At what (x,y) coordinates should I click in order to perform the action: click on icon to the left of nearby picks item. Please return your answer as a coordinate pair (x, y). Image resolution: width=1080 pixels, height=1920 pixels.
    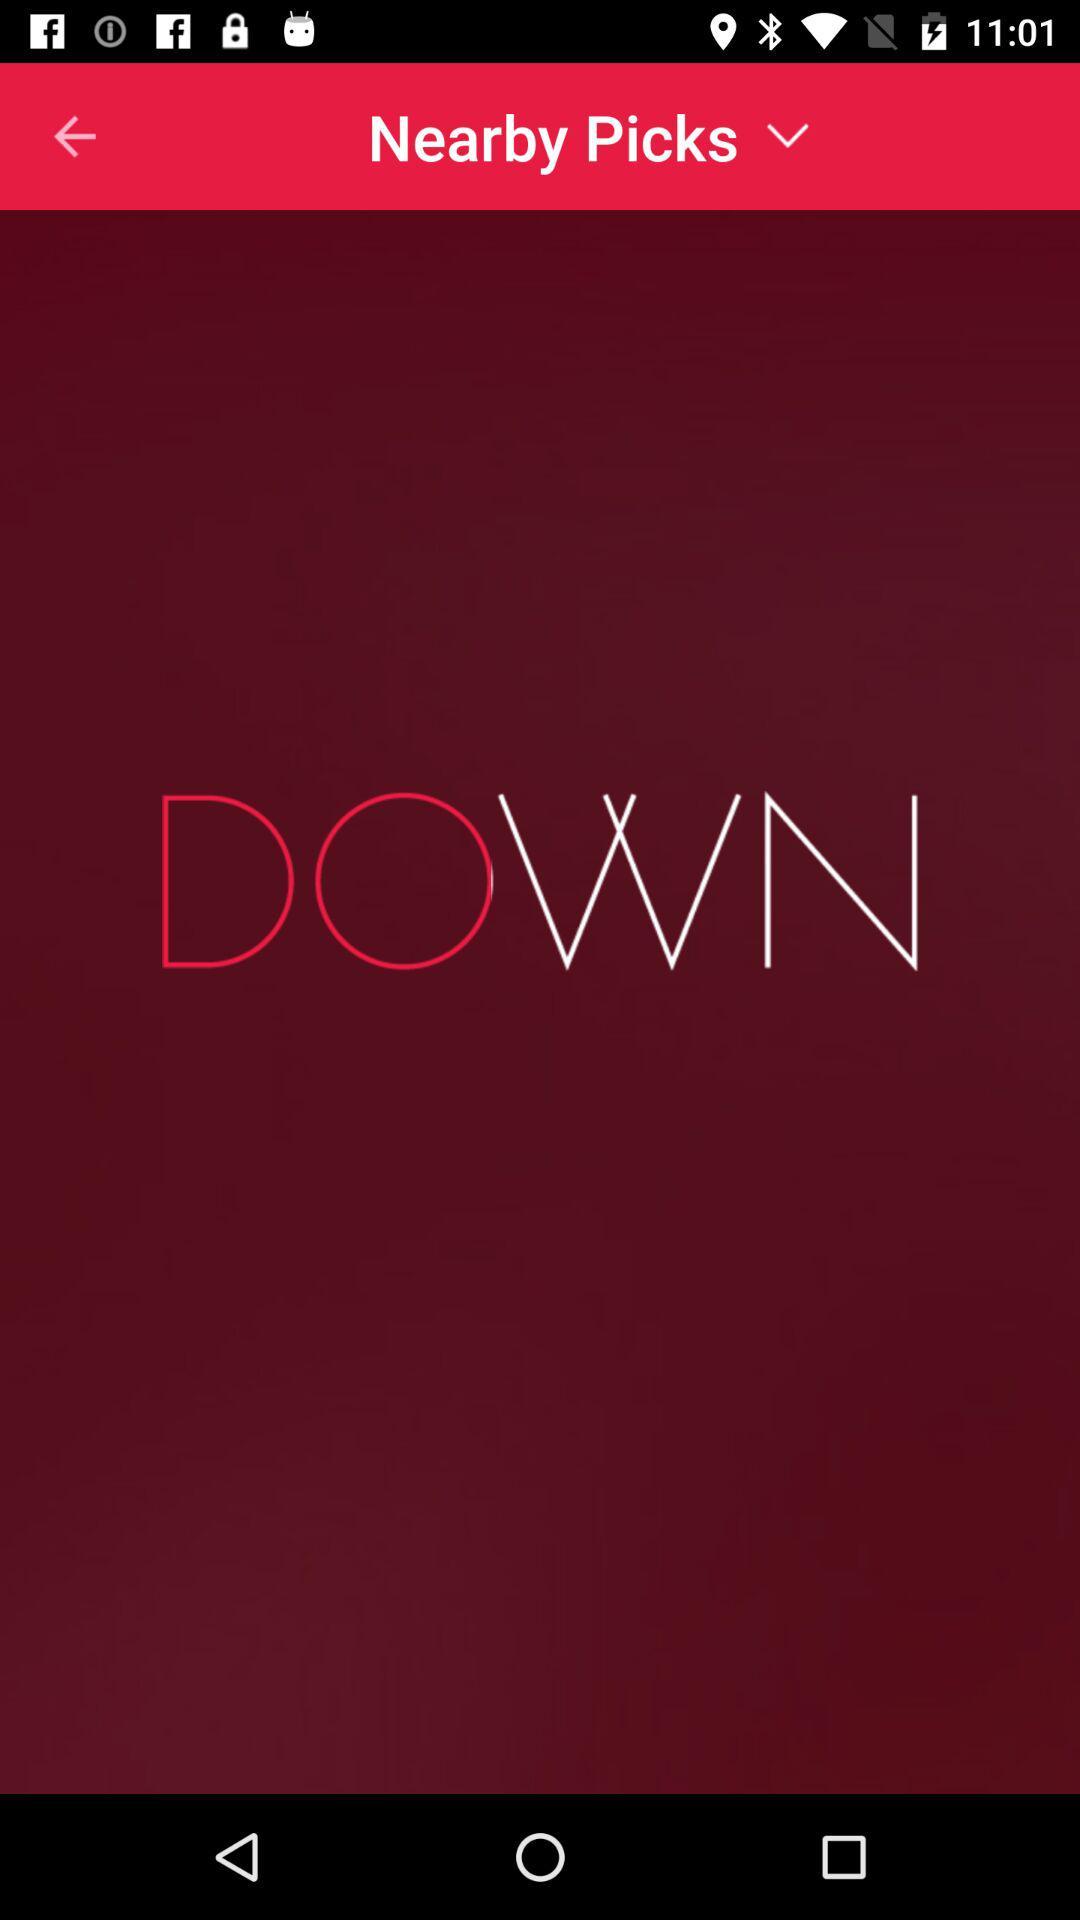
    Looking at the image, I should click on (48, 135).